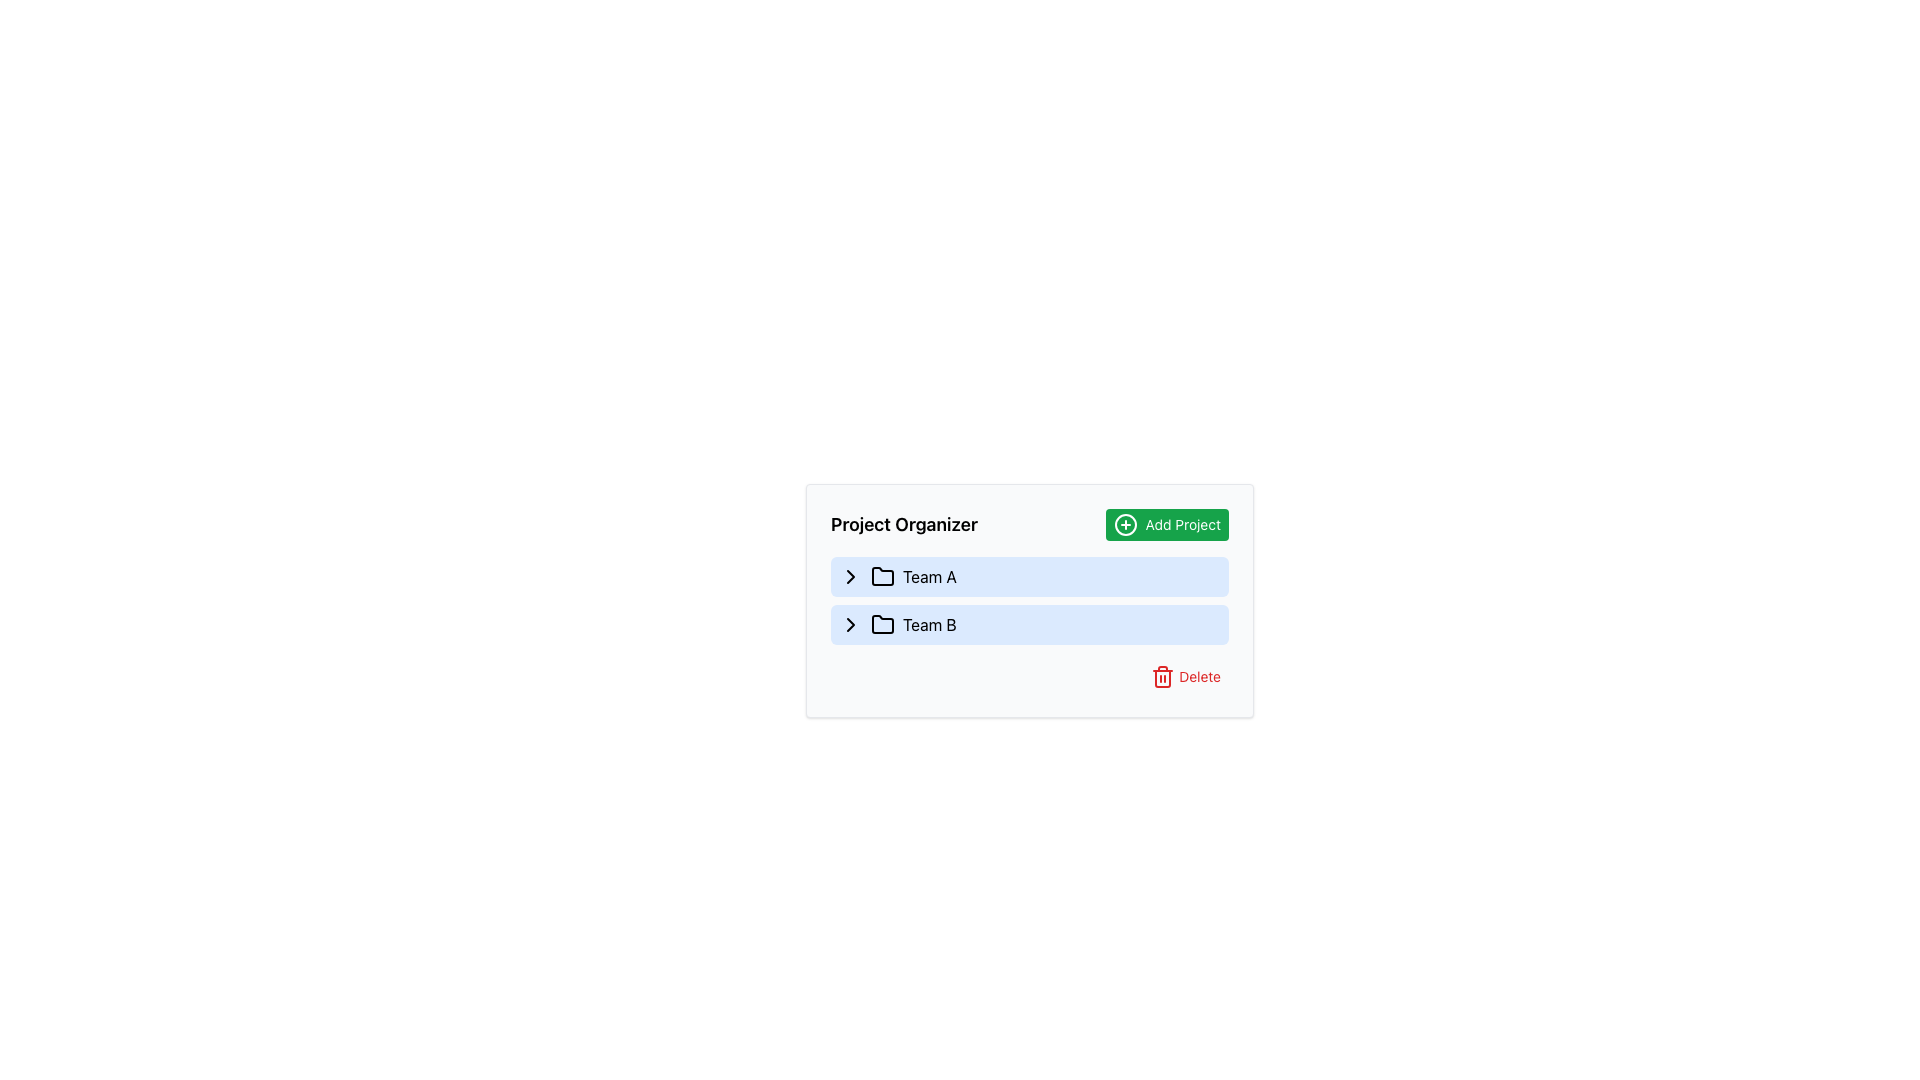  Describe the element at coordinates (1125, 523) in the screenshot. I see `the Decorative SVG circle element that visually complements the 'Add Project' button in the upper-right corner of the 'Project Organizer' section` at that location.